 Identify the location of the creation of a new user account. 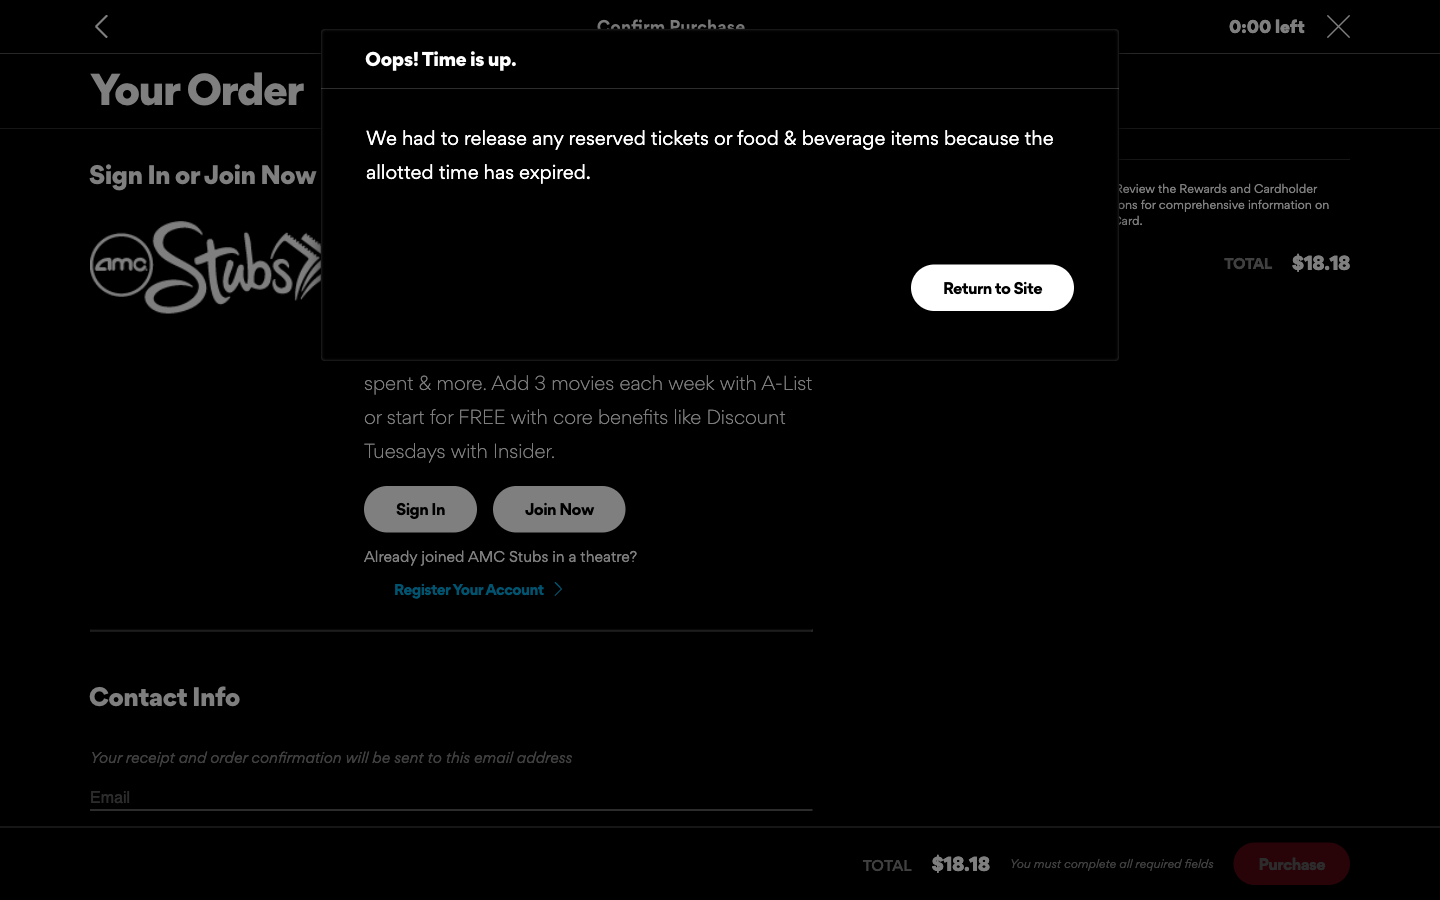
(476, 589).